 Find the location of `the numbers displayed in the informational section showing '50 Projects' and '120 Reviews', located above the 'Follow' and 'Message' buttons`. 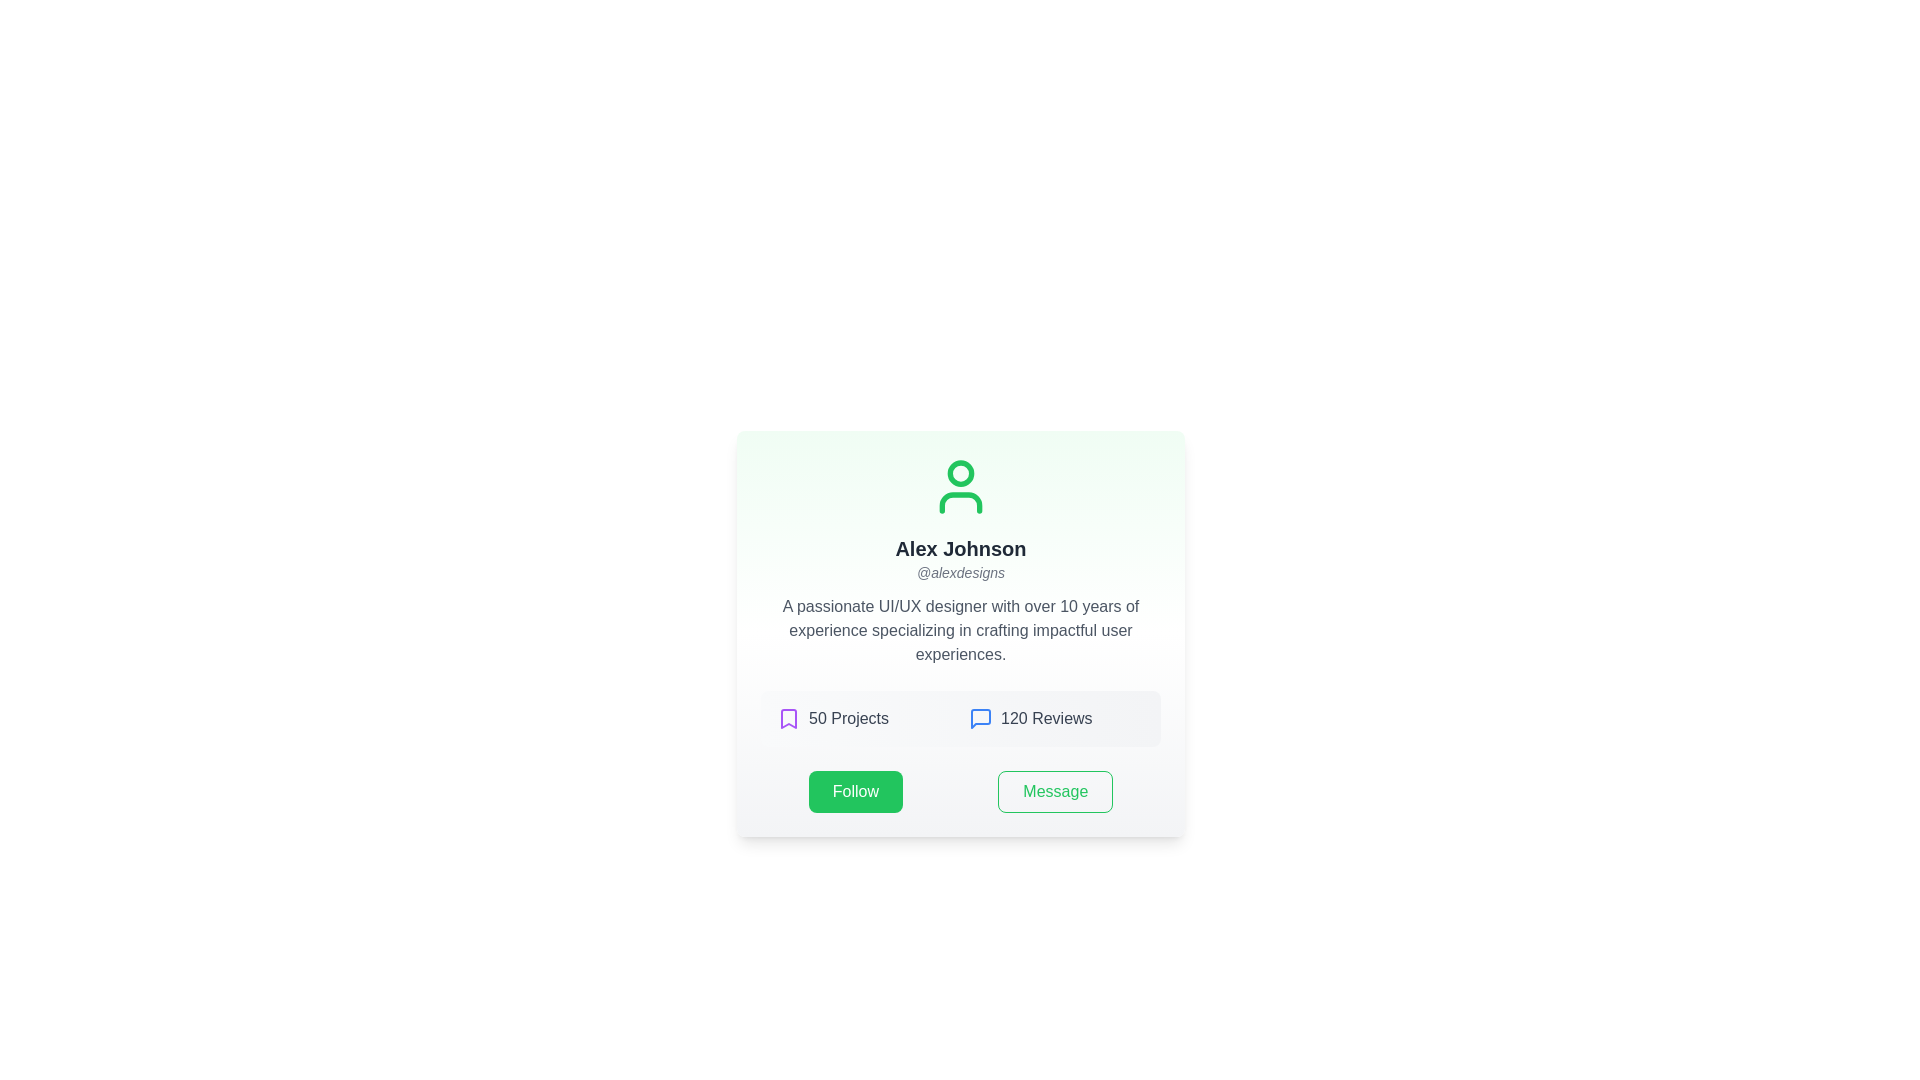

the numbers displayed in the informational section showing '50 Projects' and '120 Reviews', located above the 'Follow' and 'Message' buttons is located at coordinates (960, 717).